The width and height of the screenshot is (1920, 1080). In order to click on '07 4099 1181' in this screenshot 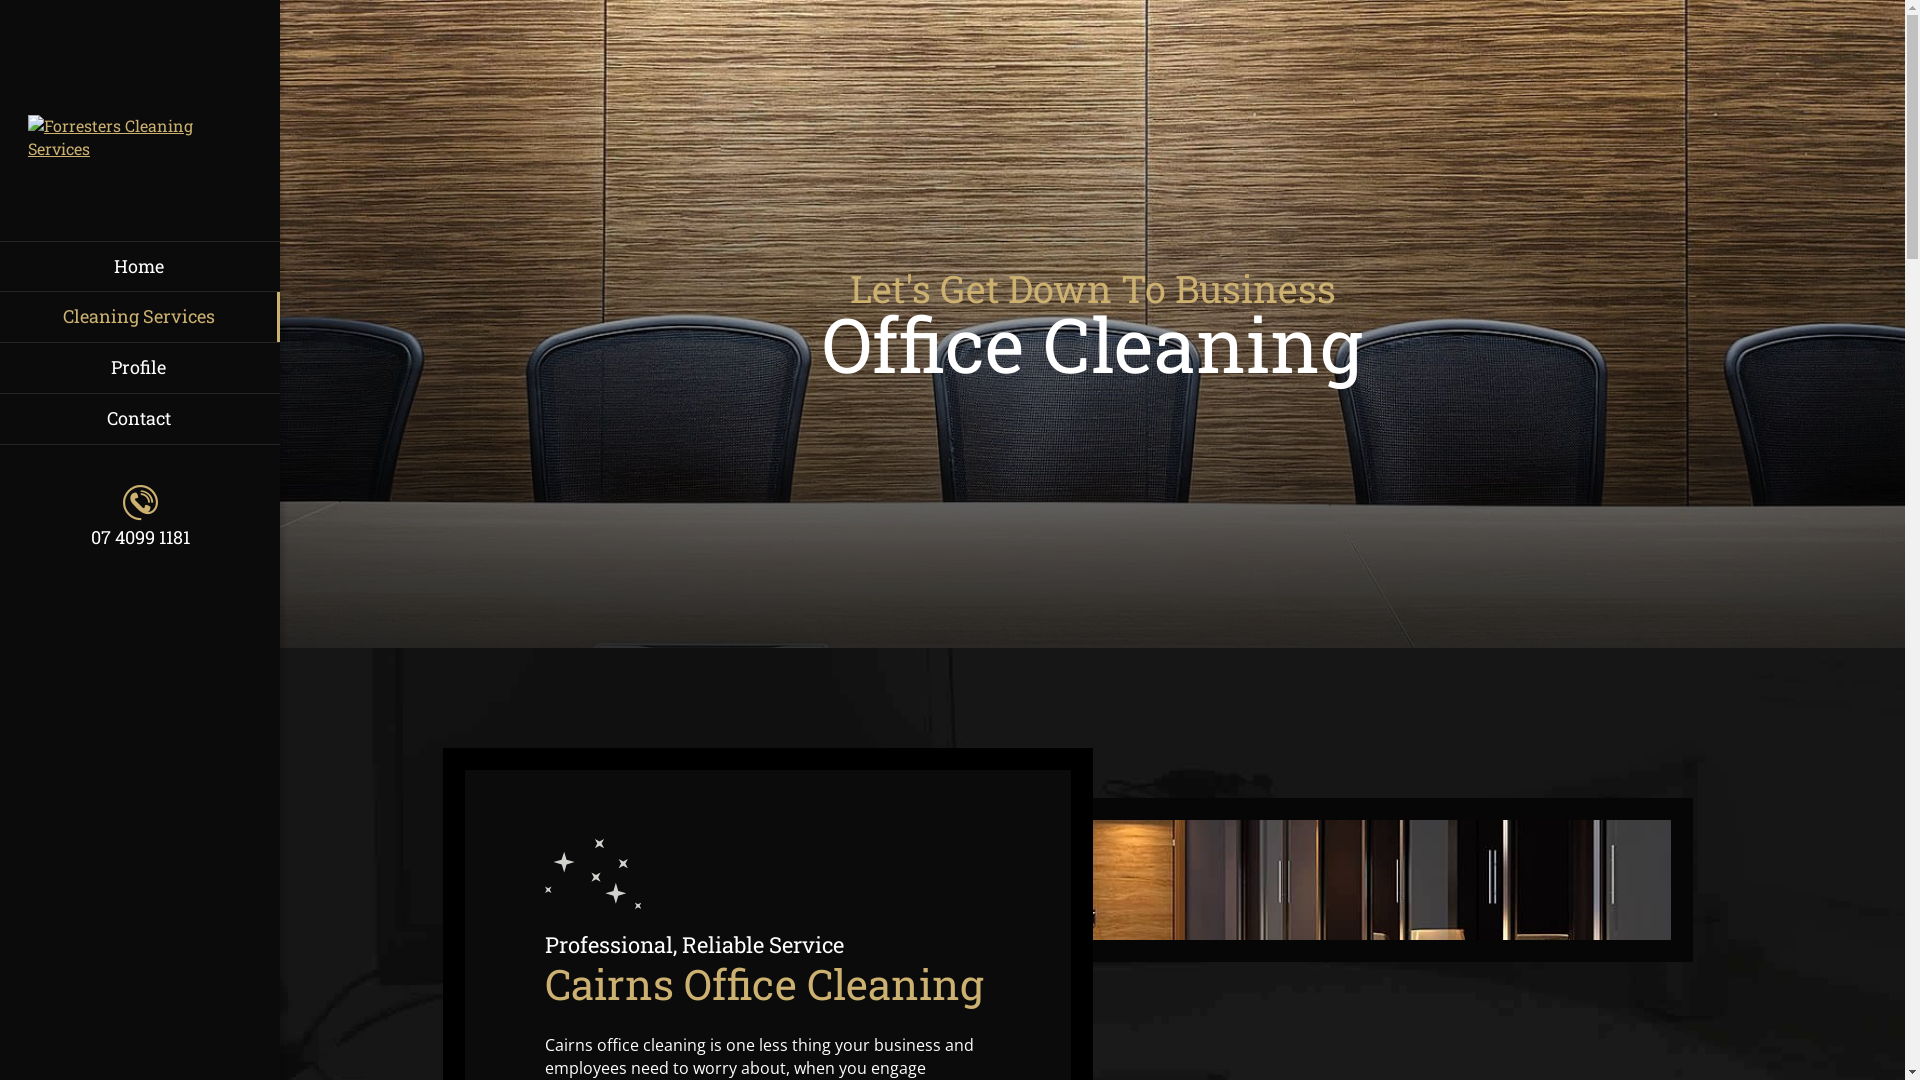, I will do `click(28, 515)`.